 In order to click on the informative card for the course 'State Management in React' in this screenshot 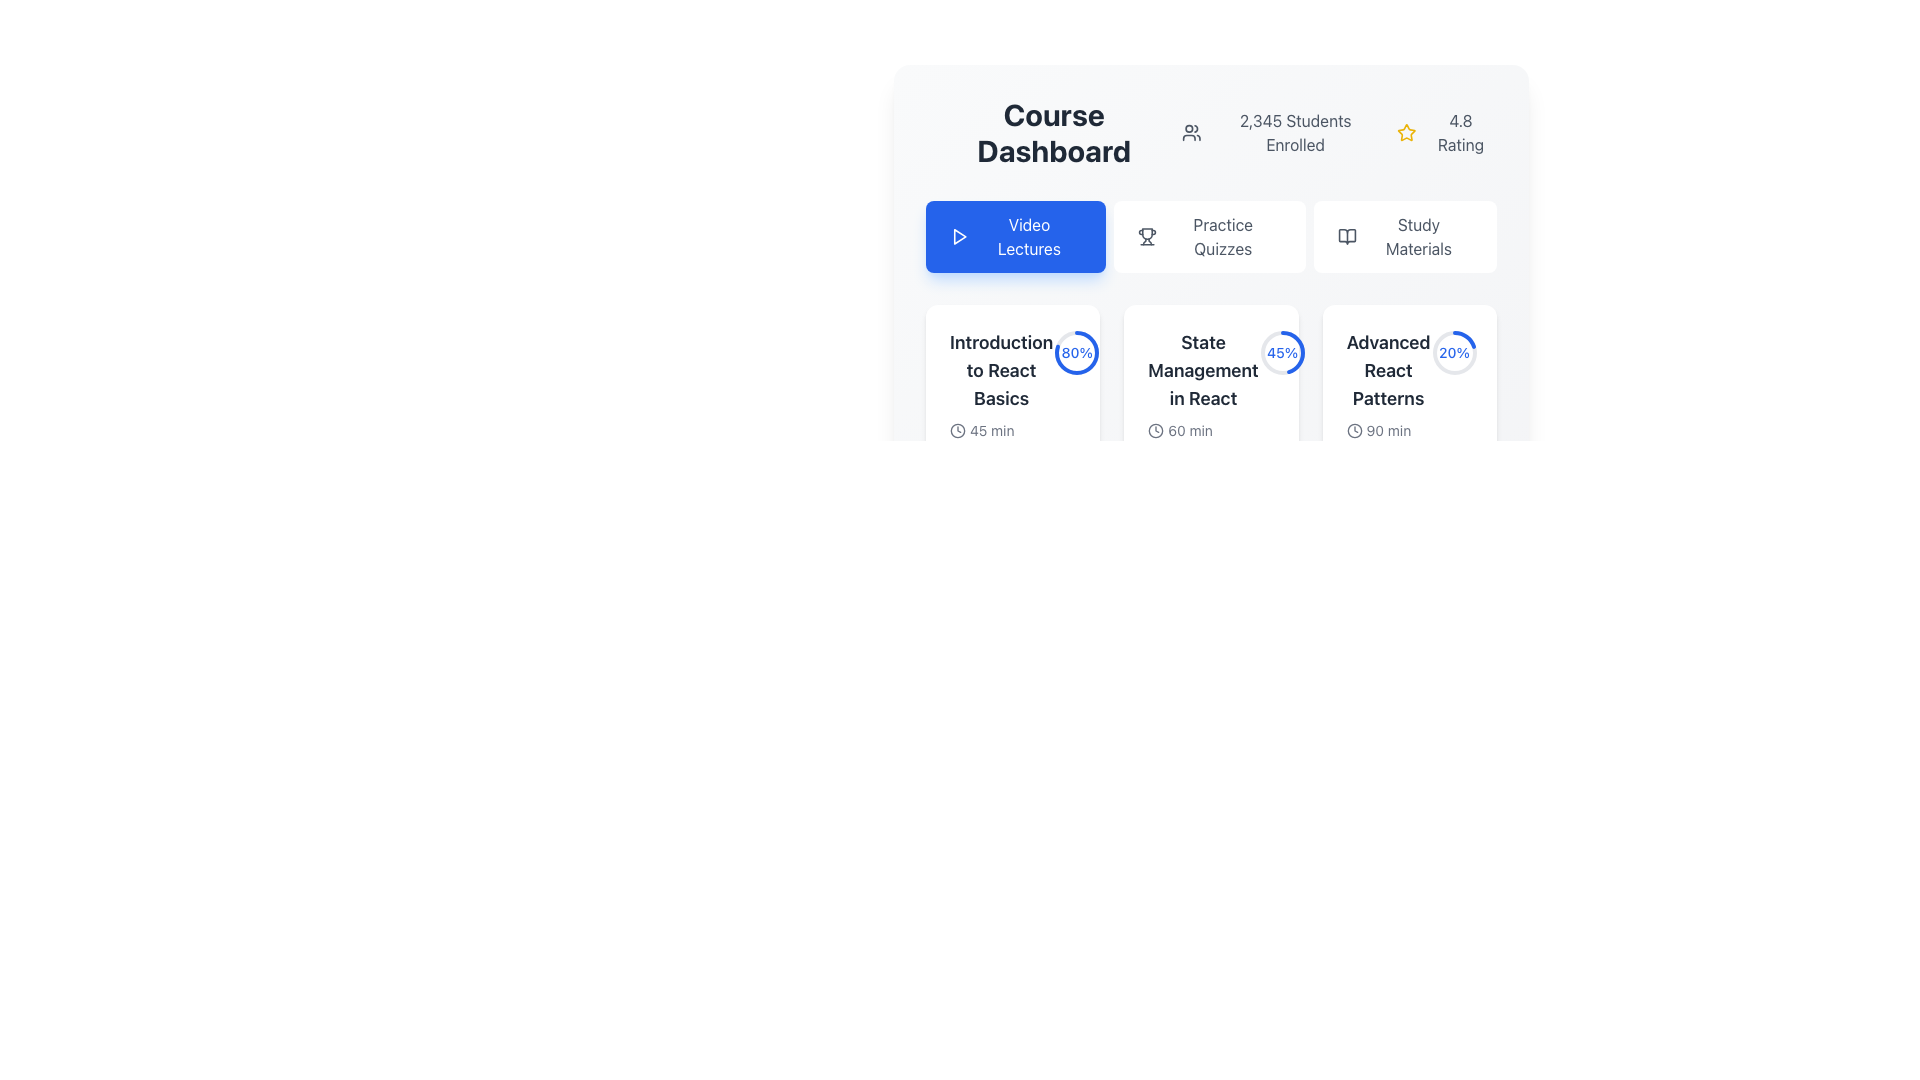, I will do `click(1210, 430)`.